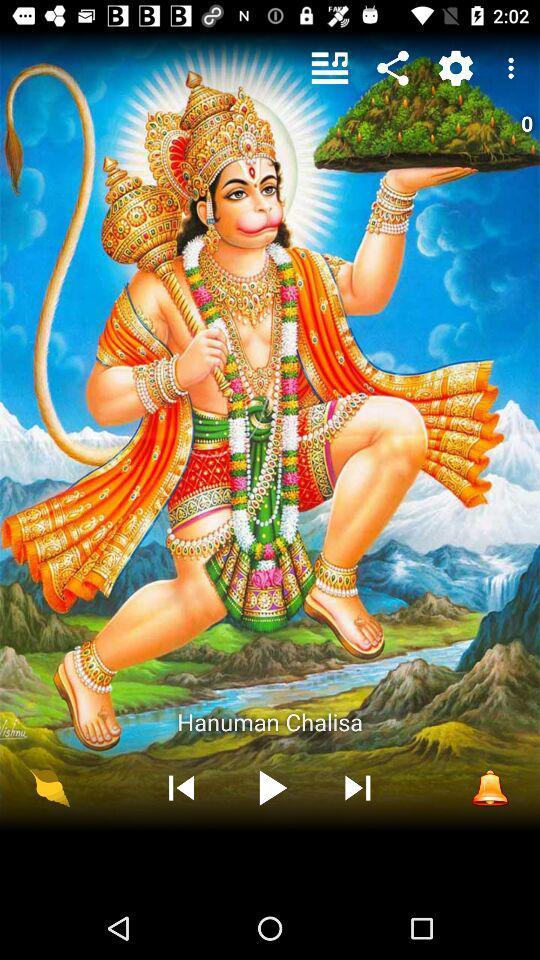 This screenshot has width=540, height=960. What do you see at coordinates (49, 787) in the screenshot?
I see `item below hanuman chalisa icon` at bounding box center [49, 787].